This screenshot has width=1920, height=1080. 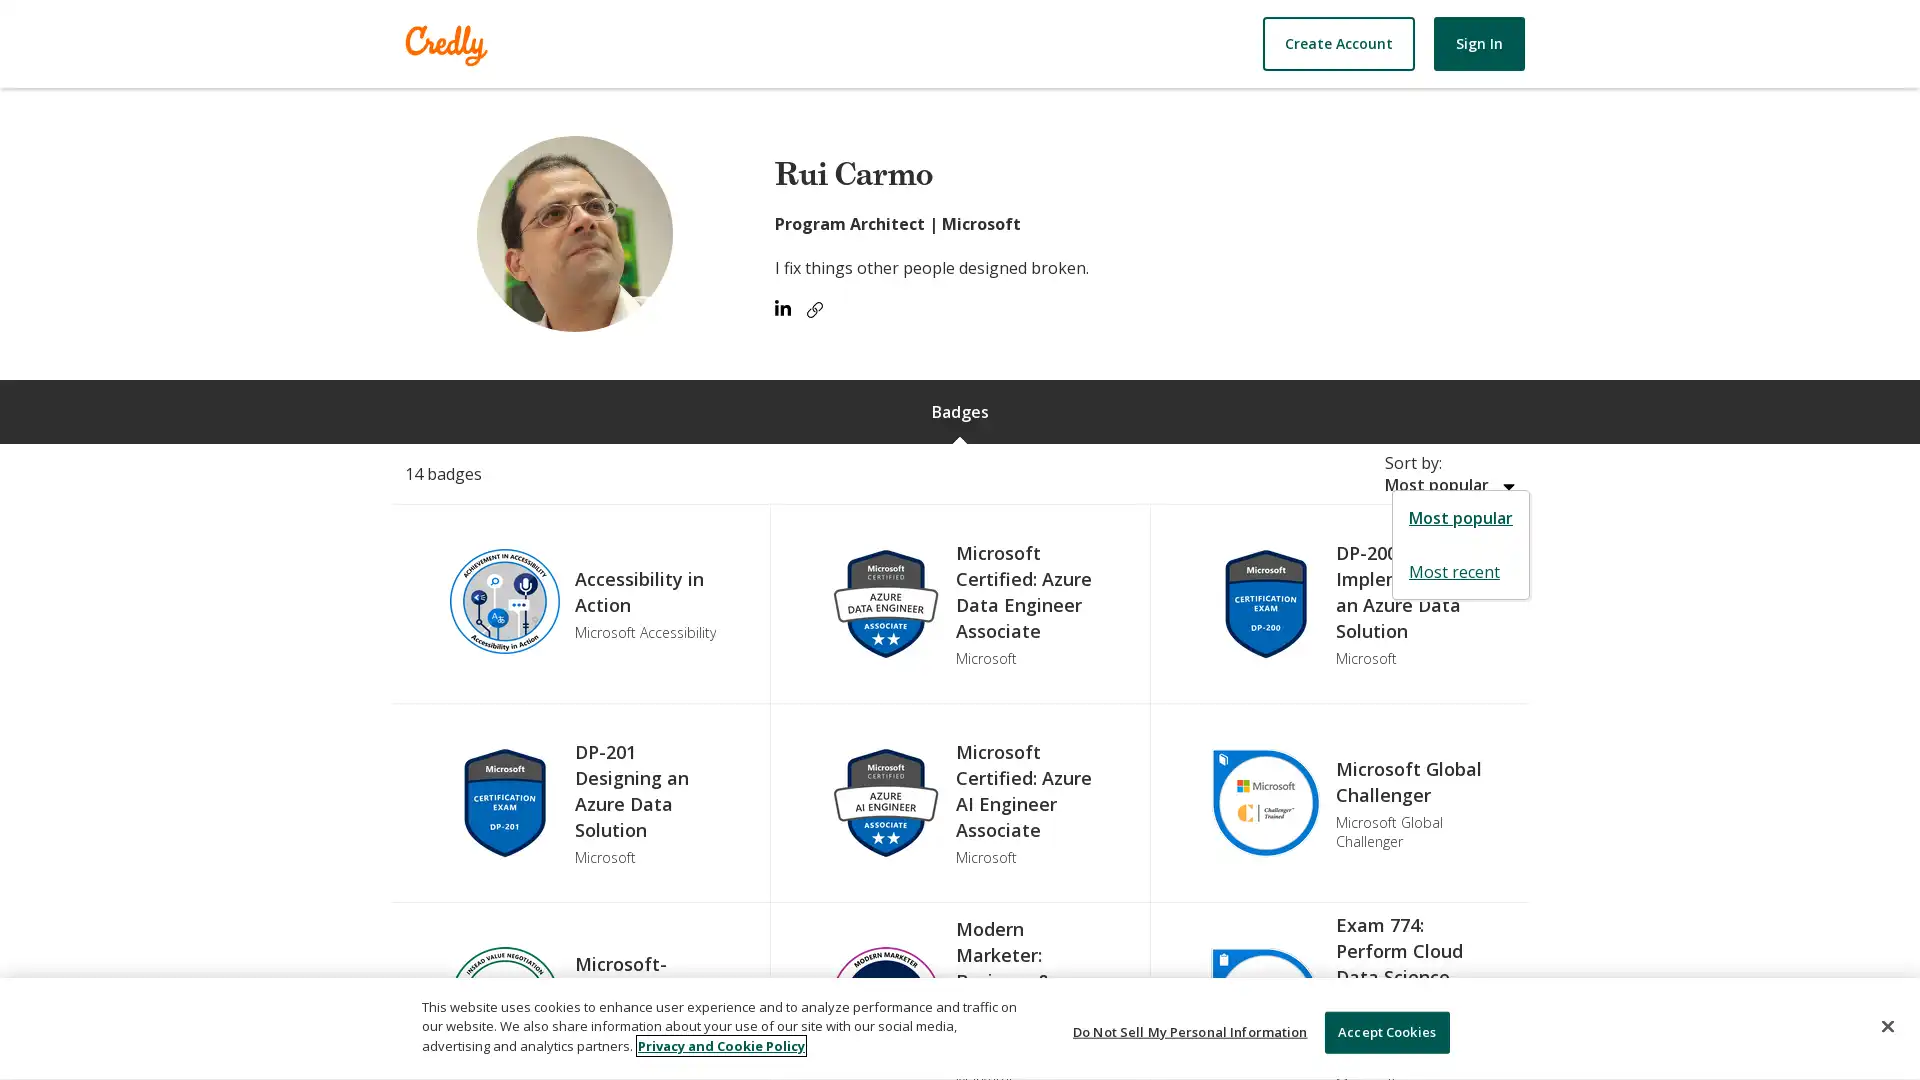 I want to click on Accept Cookies, so click(x=1385, y=1032).